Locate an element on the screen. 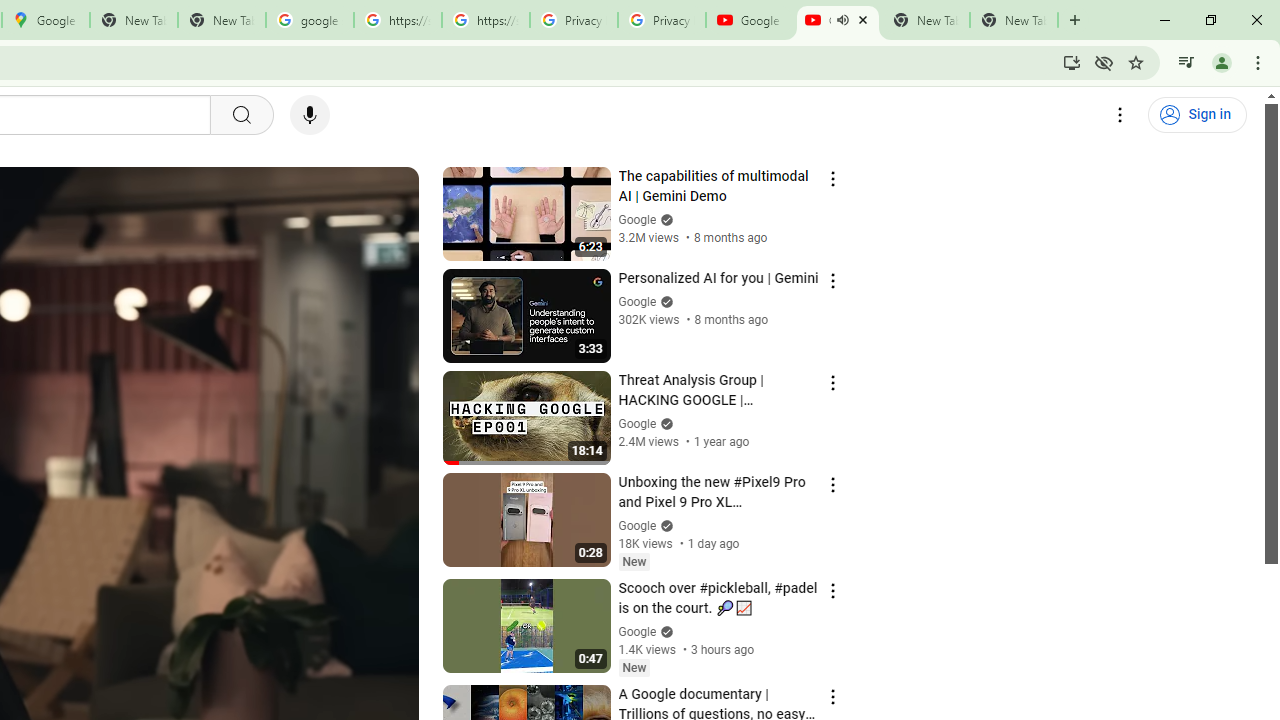 This screenshot has width=1280, height=720. 'Install YouTube' is located at coordinates (1071, 61).